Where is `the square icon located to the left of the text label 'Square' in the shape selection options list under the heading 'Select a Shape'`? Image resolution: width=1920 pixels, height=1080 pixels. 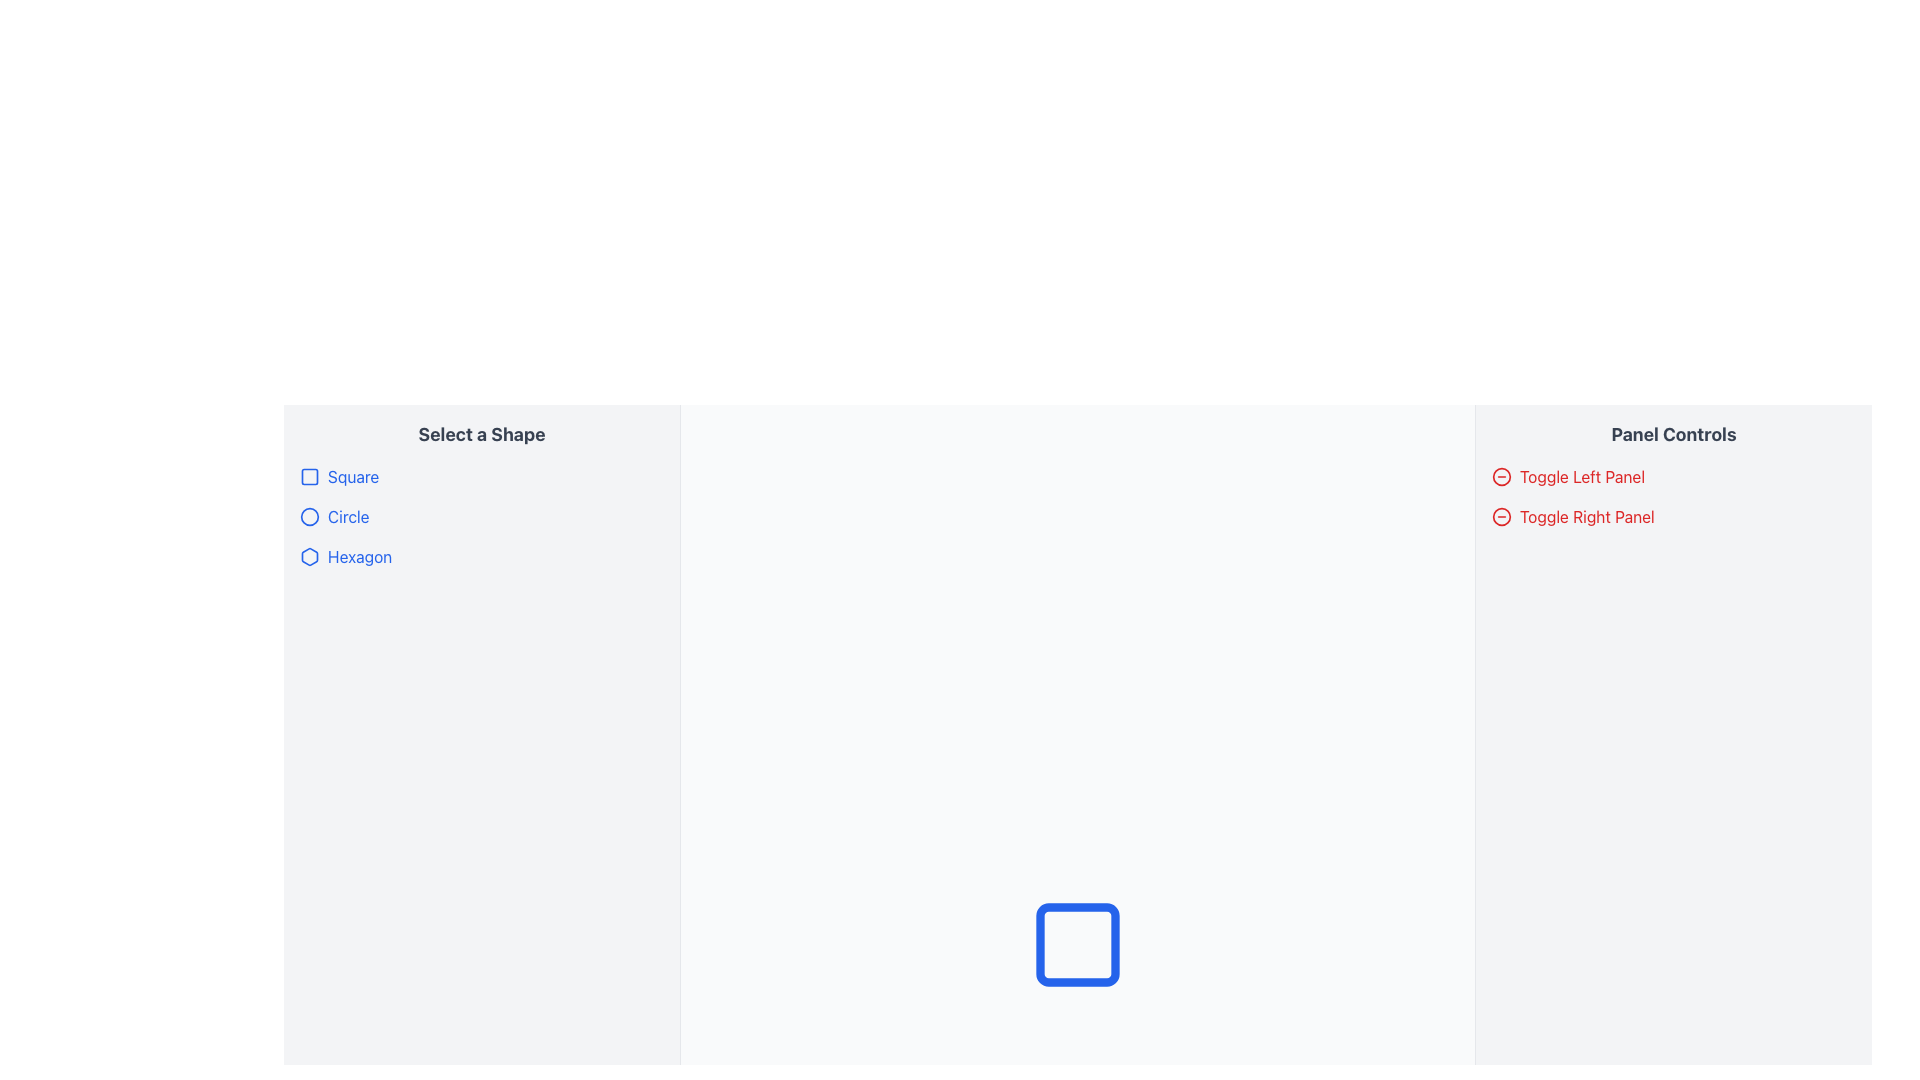 the square icon located to the left of the text label 'Square' in the shape selection options list under the heading 'Select a Shape' is located at coordinates (309, 477).